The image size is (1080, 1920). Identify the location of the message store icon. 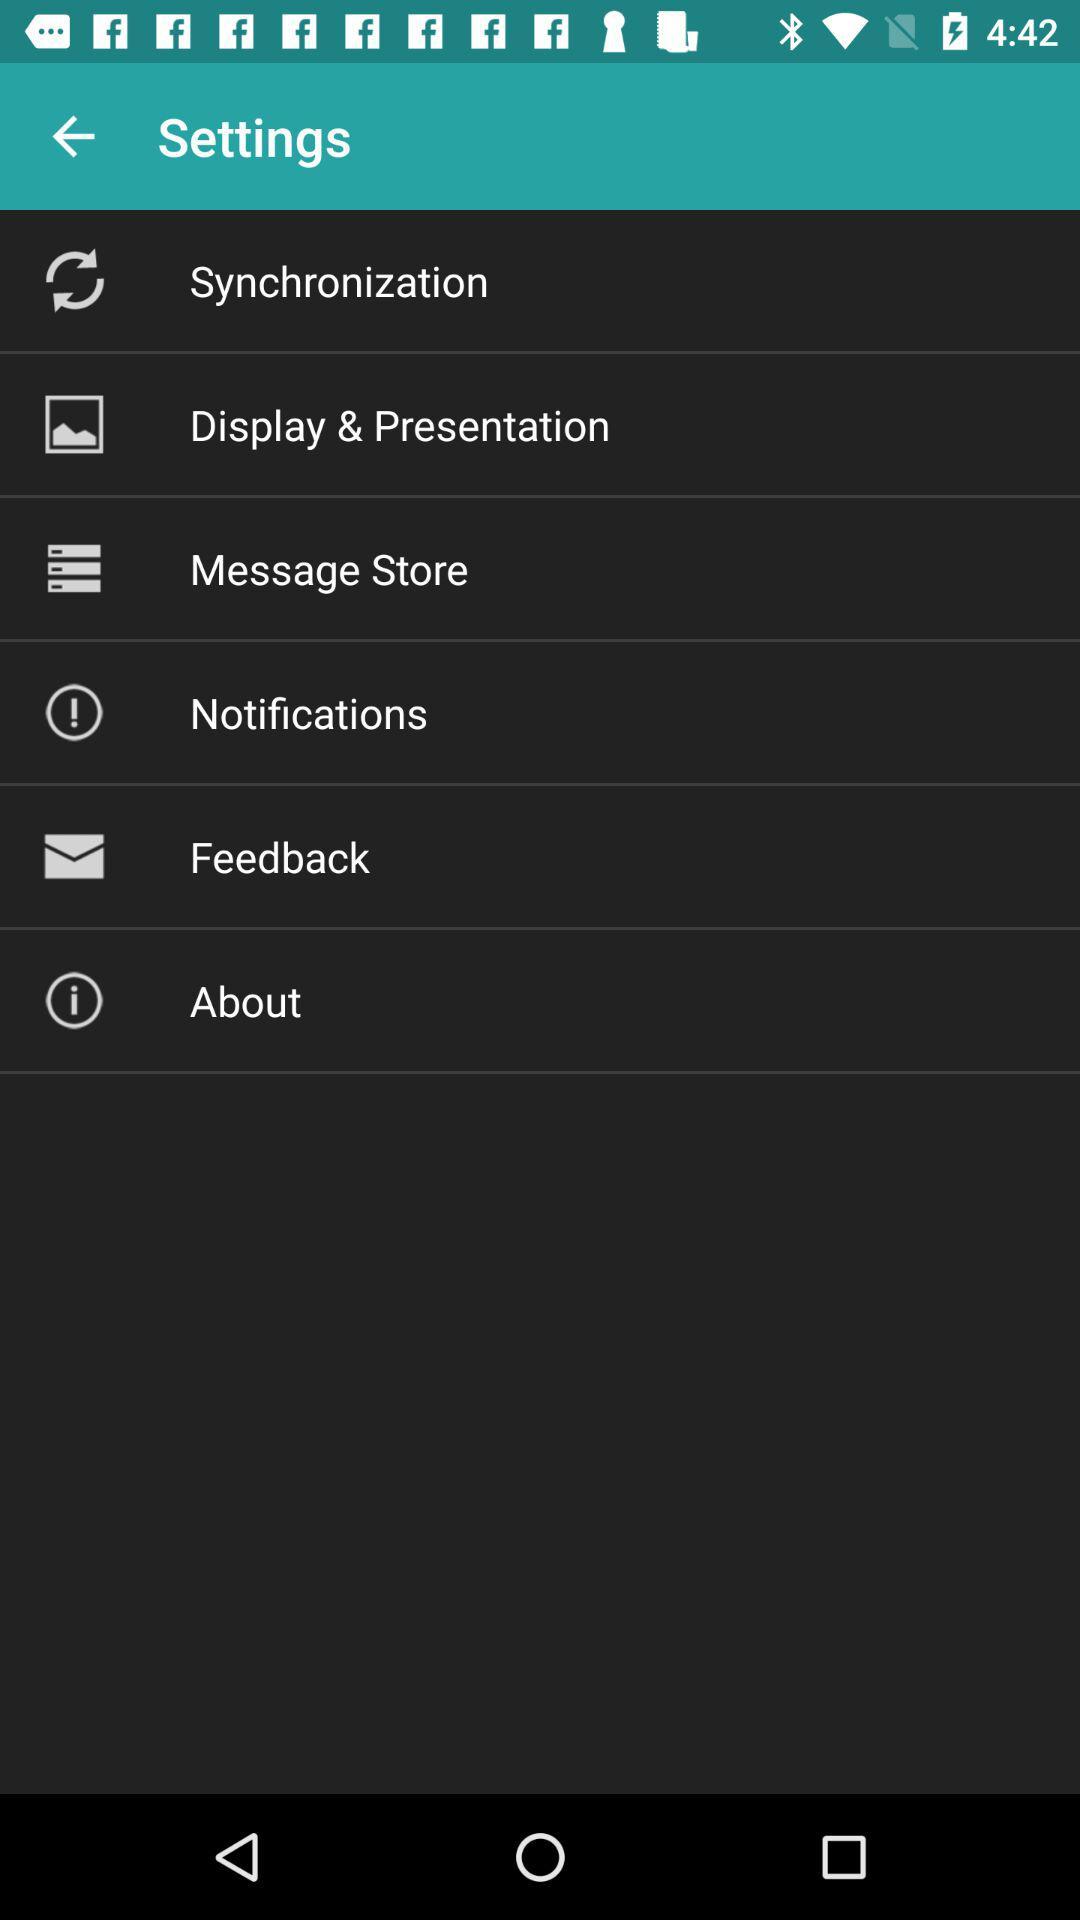
(328, 567).